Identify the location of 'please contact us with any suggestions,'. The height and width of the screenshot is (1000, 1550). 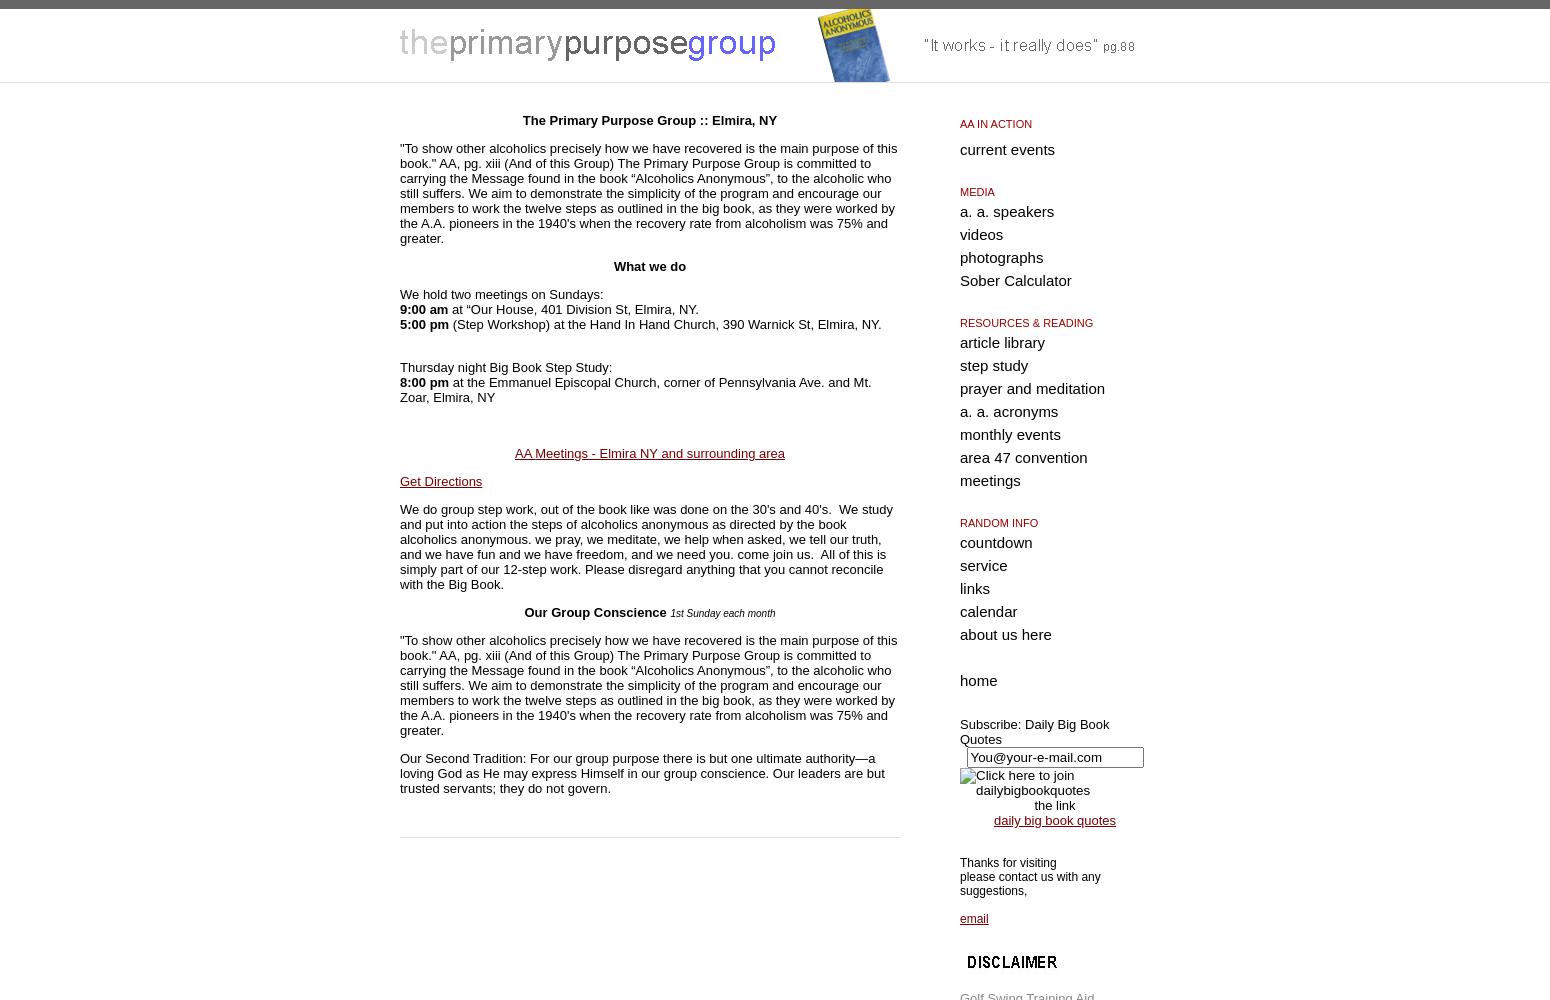
(1029, 884).